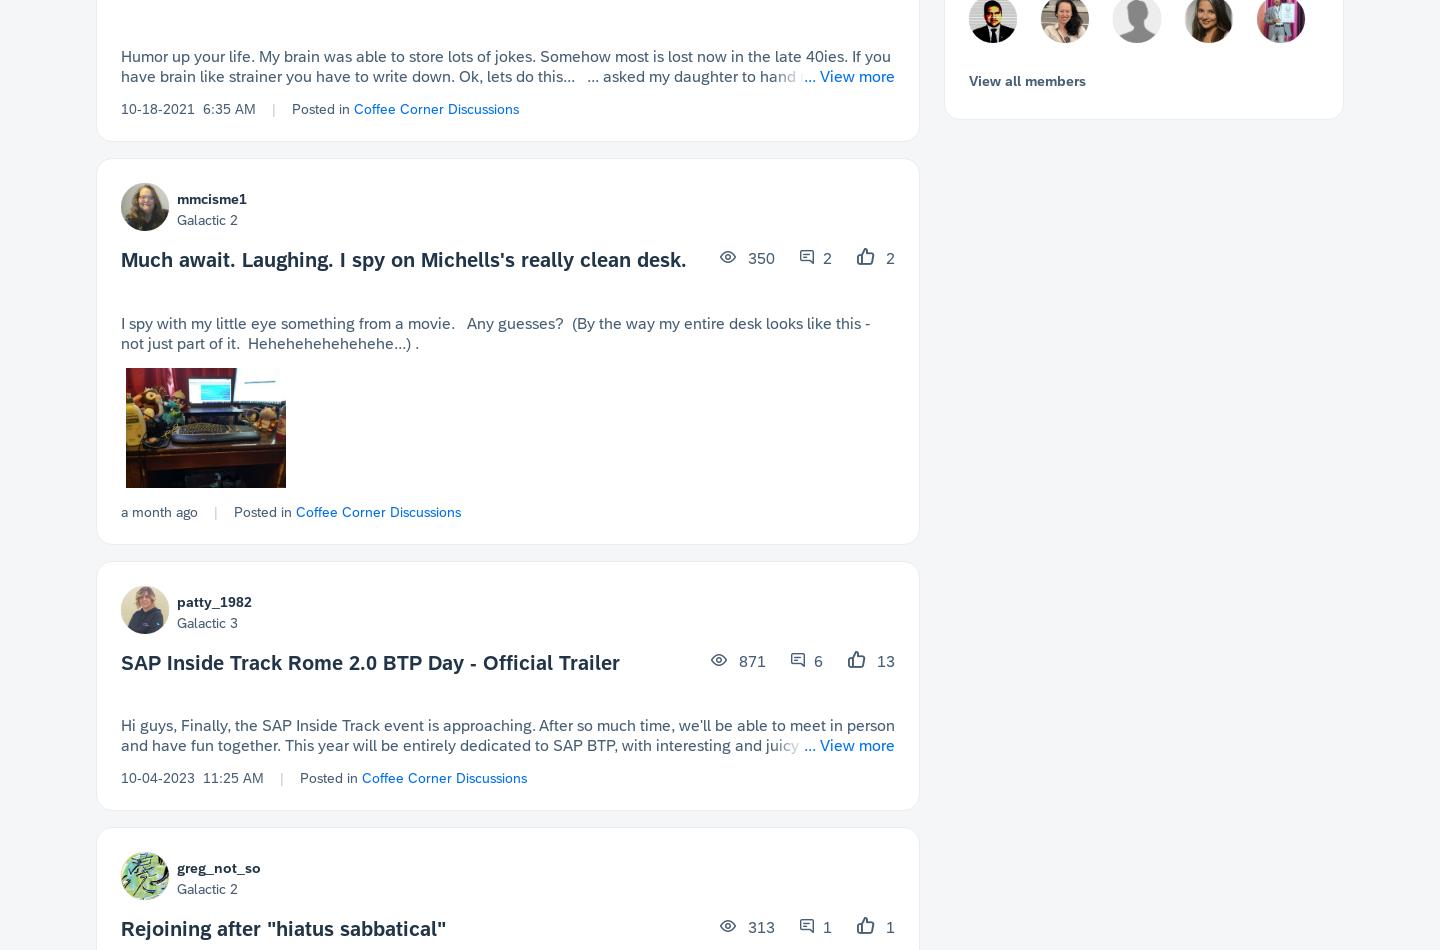  I want to click on 'greg_not_so', so click(175, 867).